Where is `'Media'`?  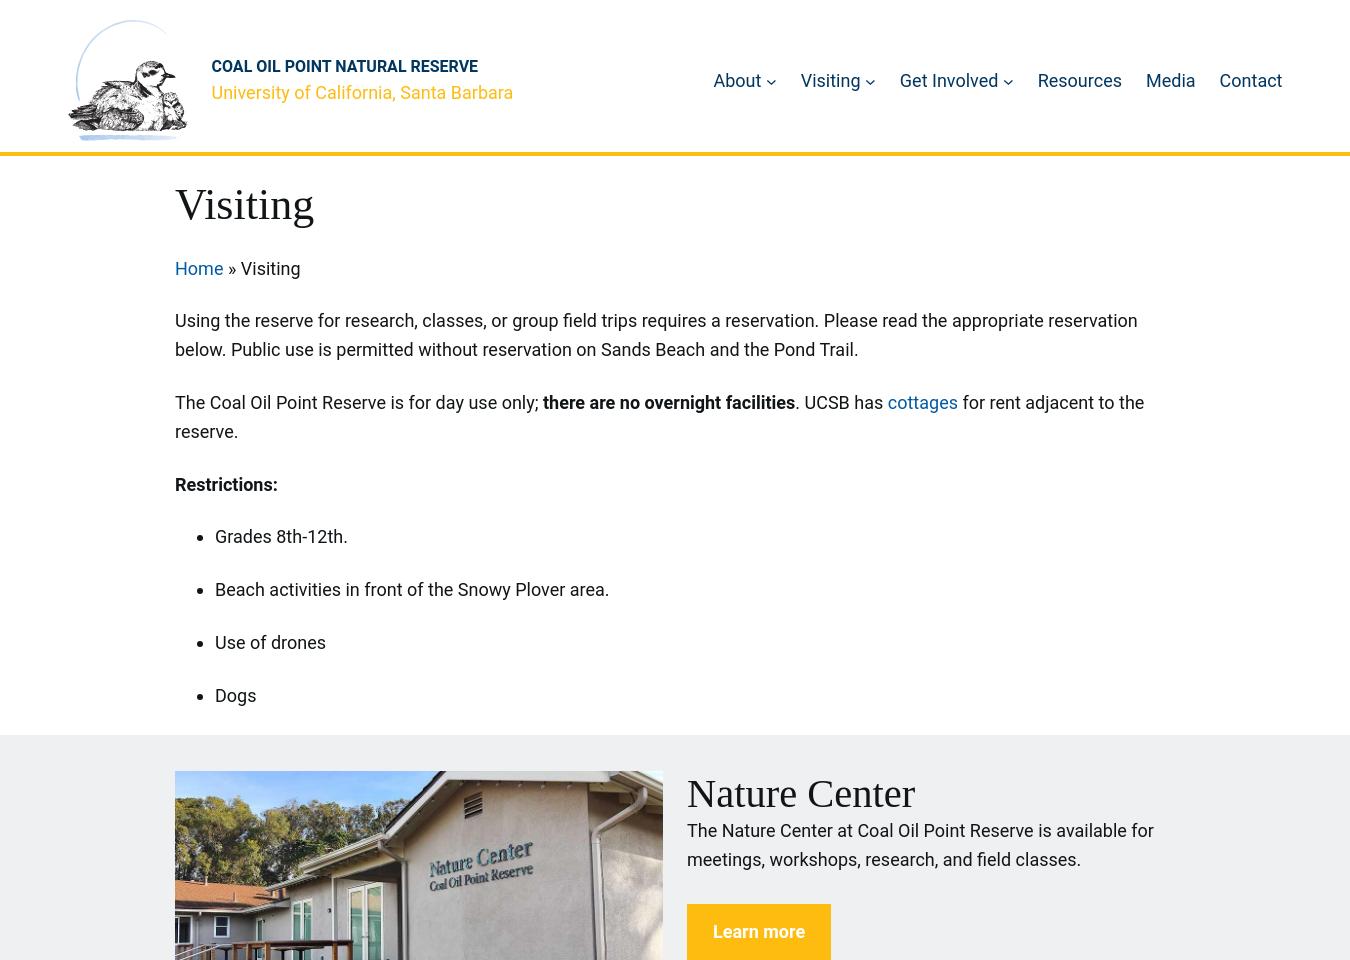
'Media' is located at coordinates (1169, 79).